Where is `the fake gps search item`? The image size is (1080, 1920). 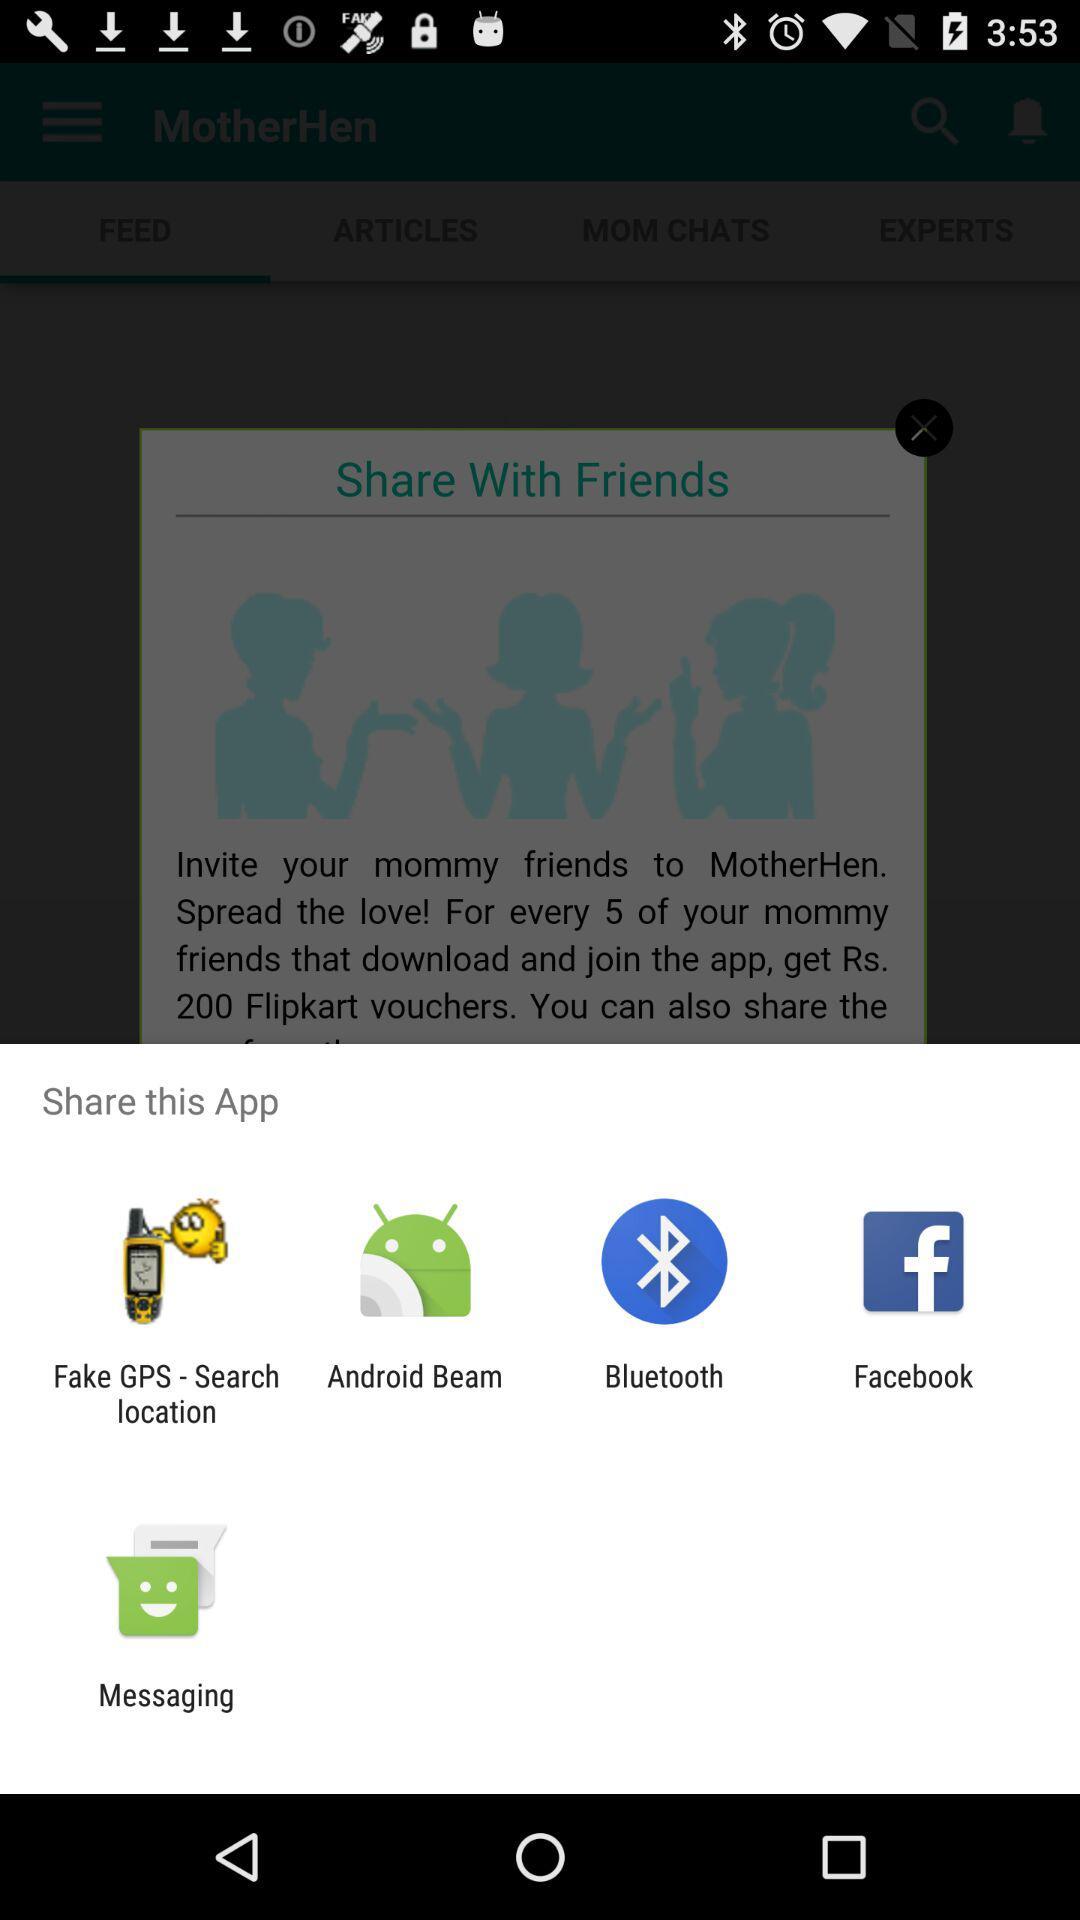
the fake gps search item is located at coordinates (165, 1392).